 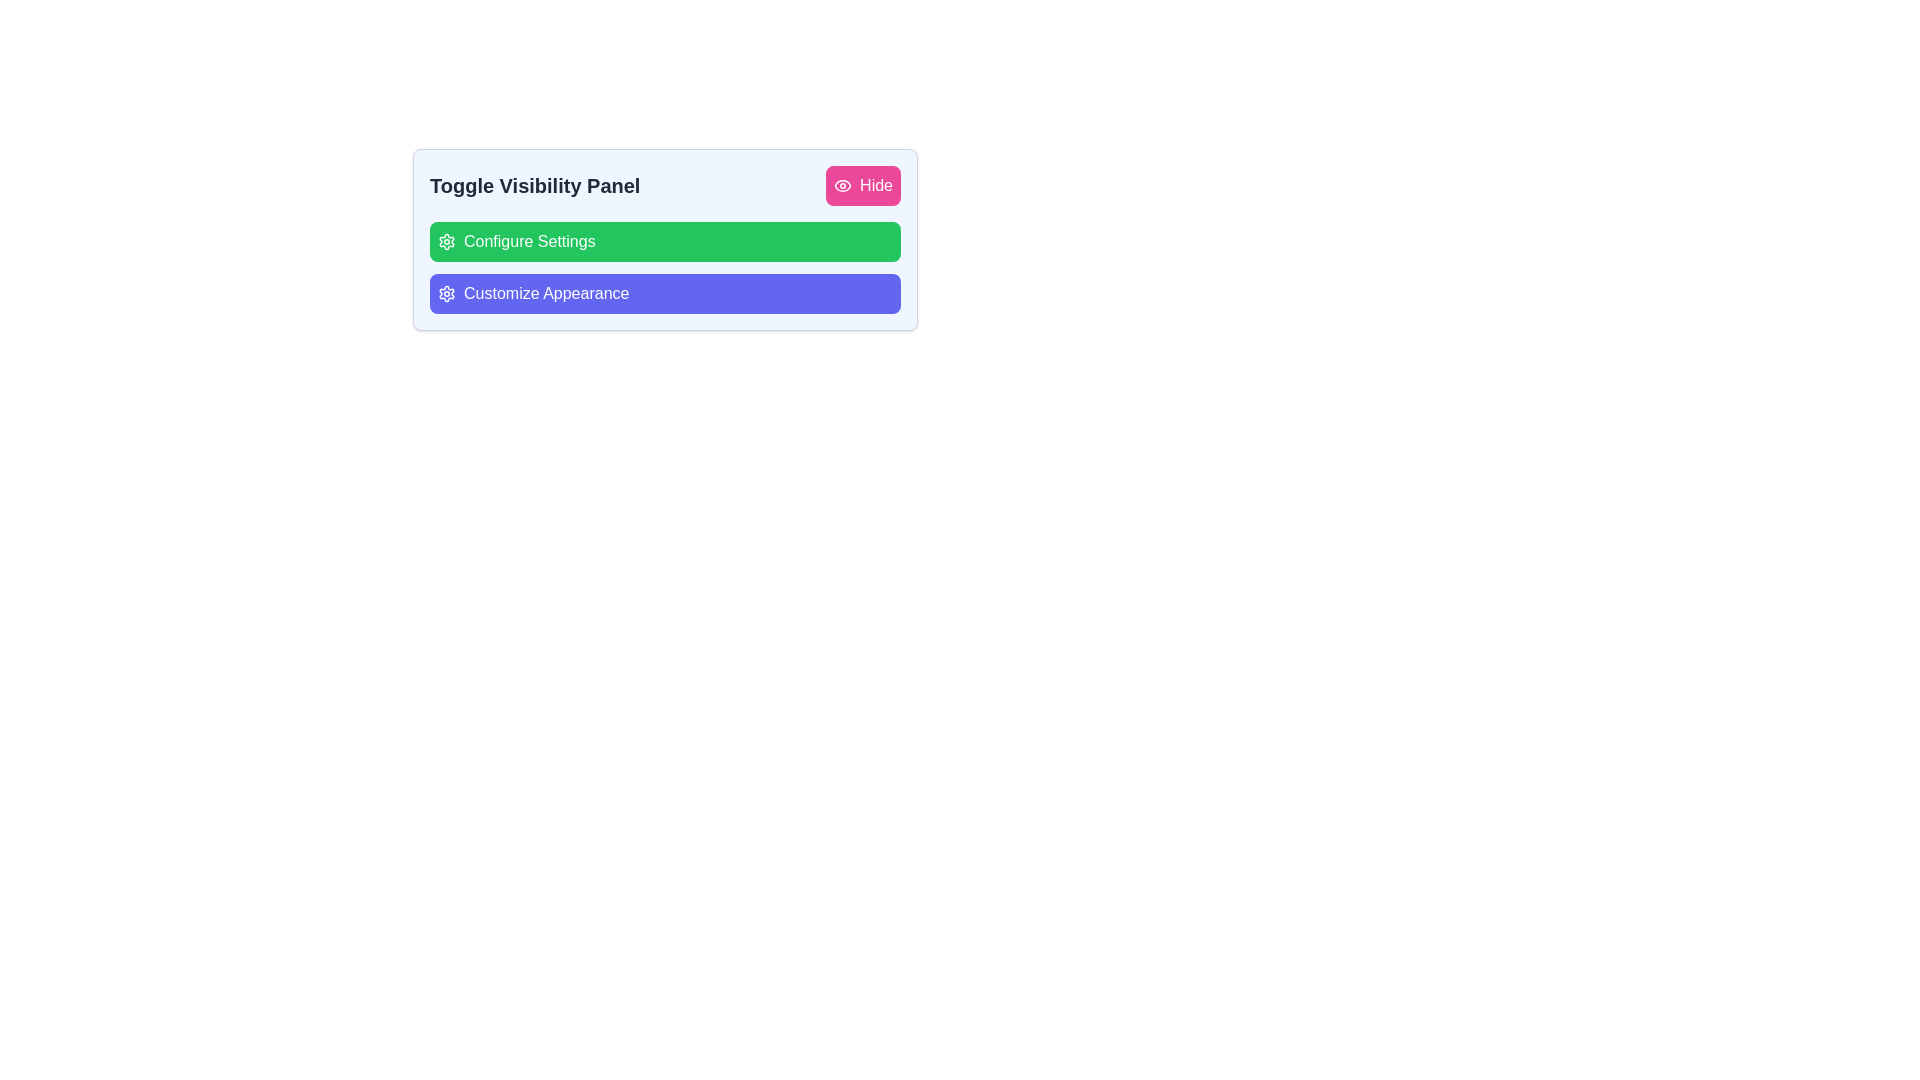 I want to click on the configuration settings button located at the top of the vertical stack of buttons, above the blue button labeled 'Customize Appearance', so click(x=516, y=241).